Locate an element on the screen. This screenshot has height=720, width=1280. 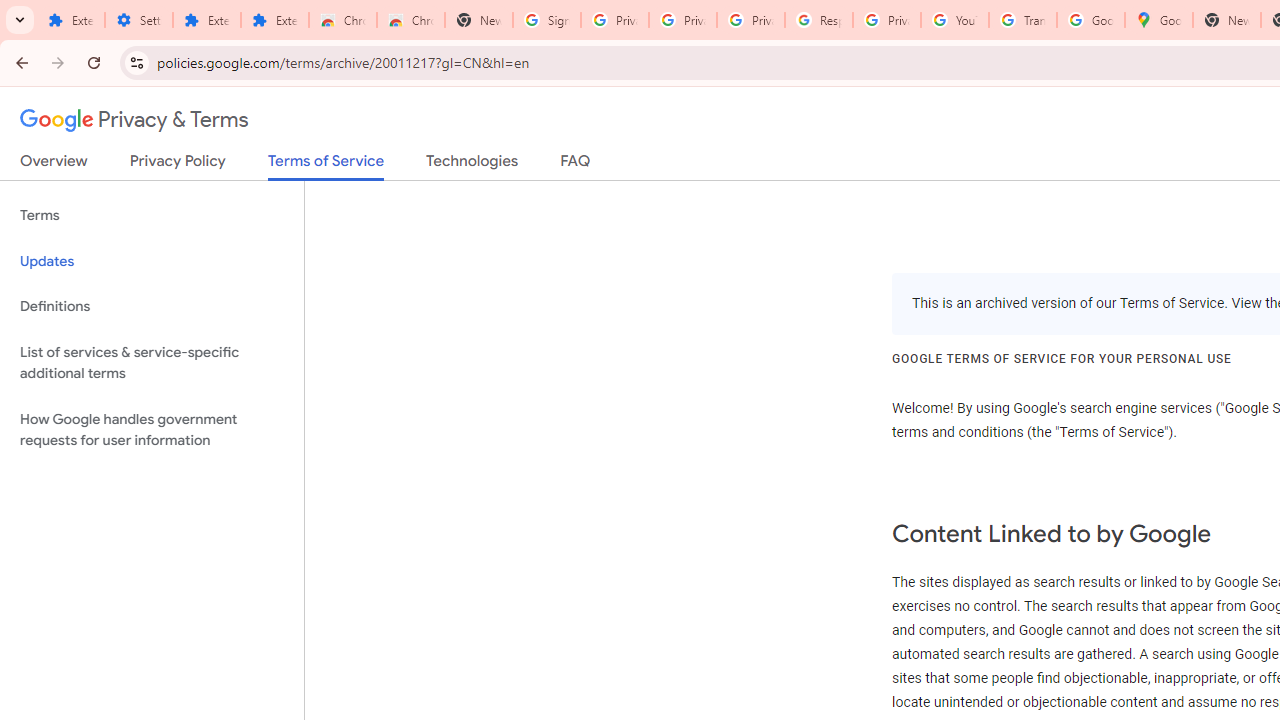
'Google Maps' is located at coordinates (1159, 20).